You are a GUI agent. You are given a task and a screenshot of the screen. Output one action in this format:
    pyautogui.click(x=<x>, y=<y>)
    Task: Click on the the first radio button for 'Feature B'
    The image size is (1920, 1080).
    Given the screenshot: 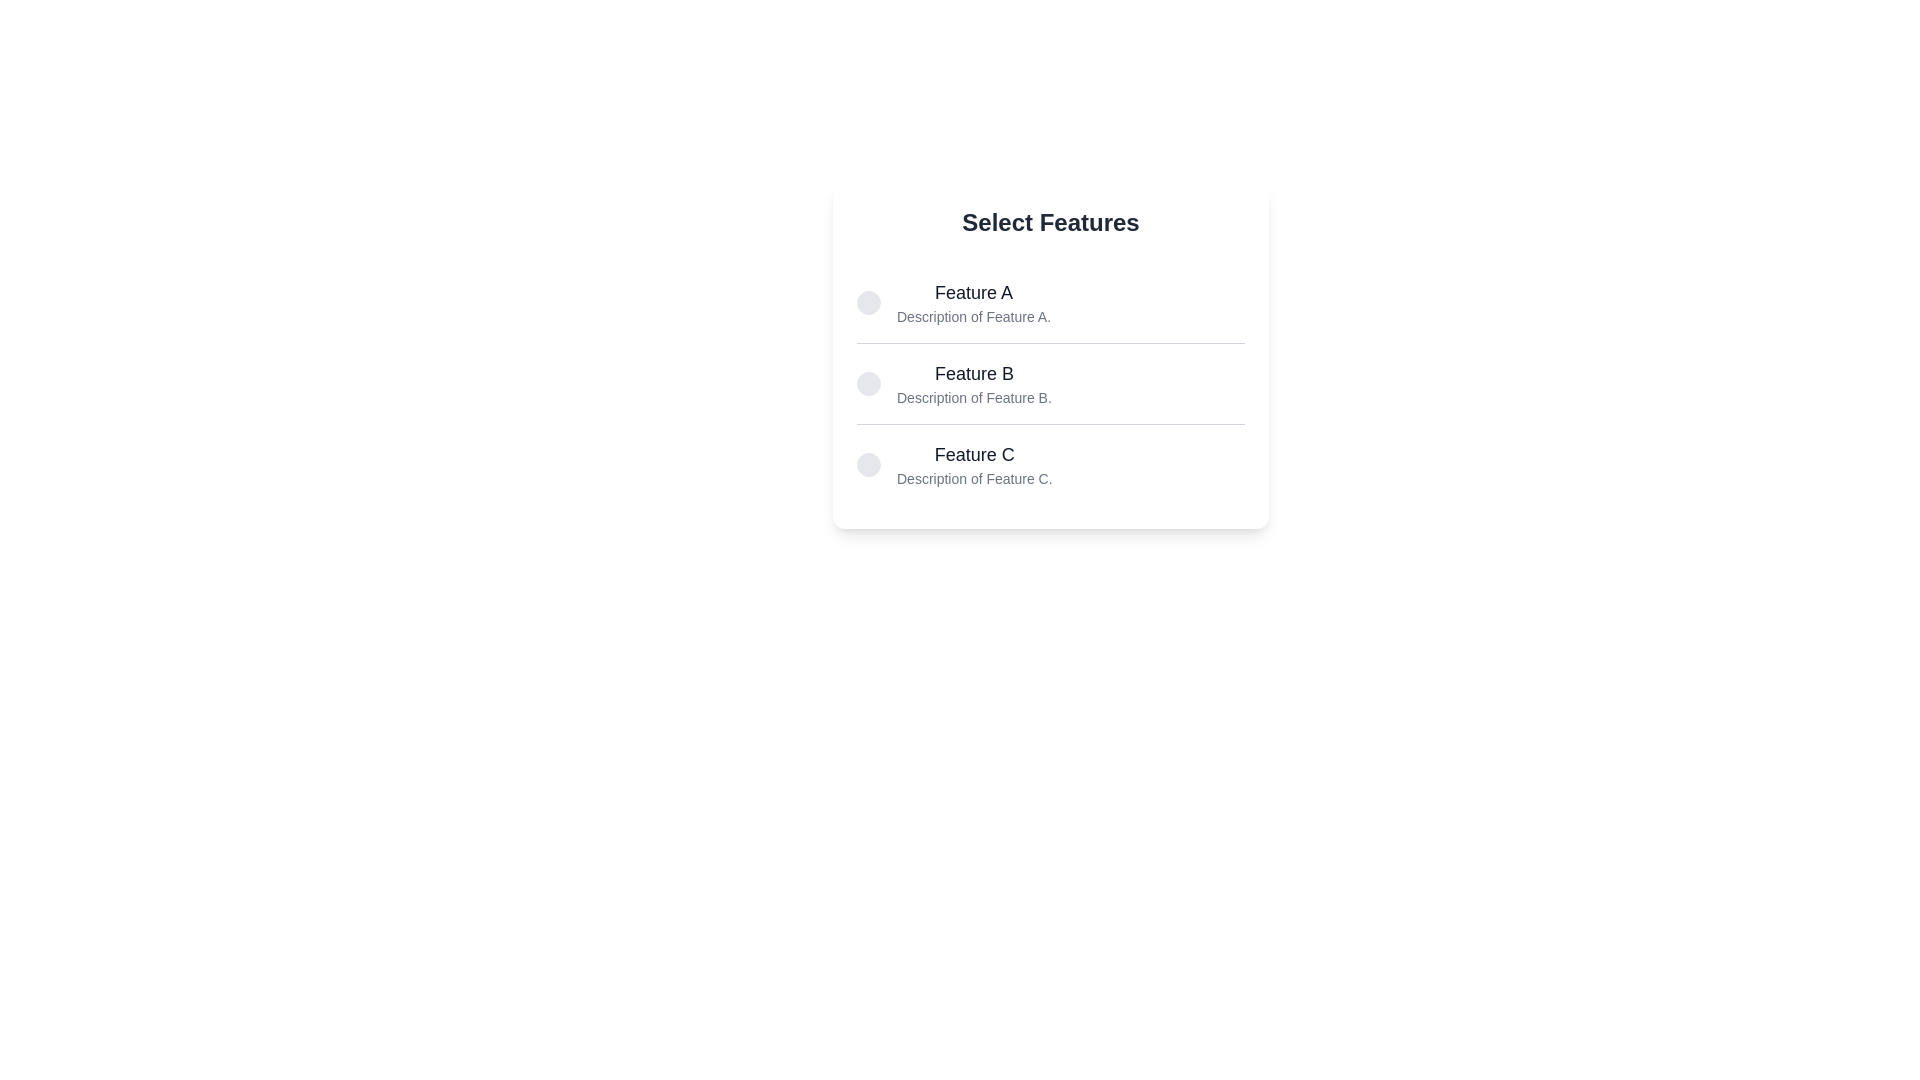 What is the action you would take?
    pyautogui.click(x=868, y=384)
    